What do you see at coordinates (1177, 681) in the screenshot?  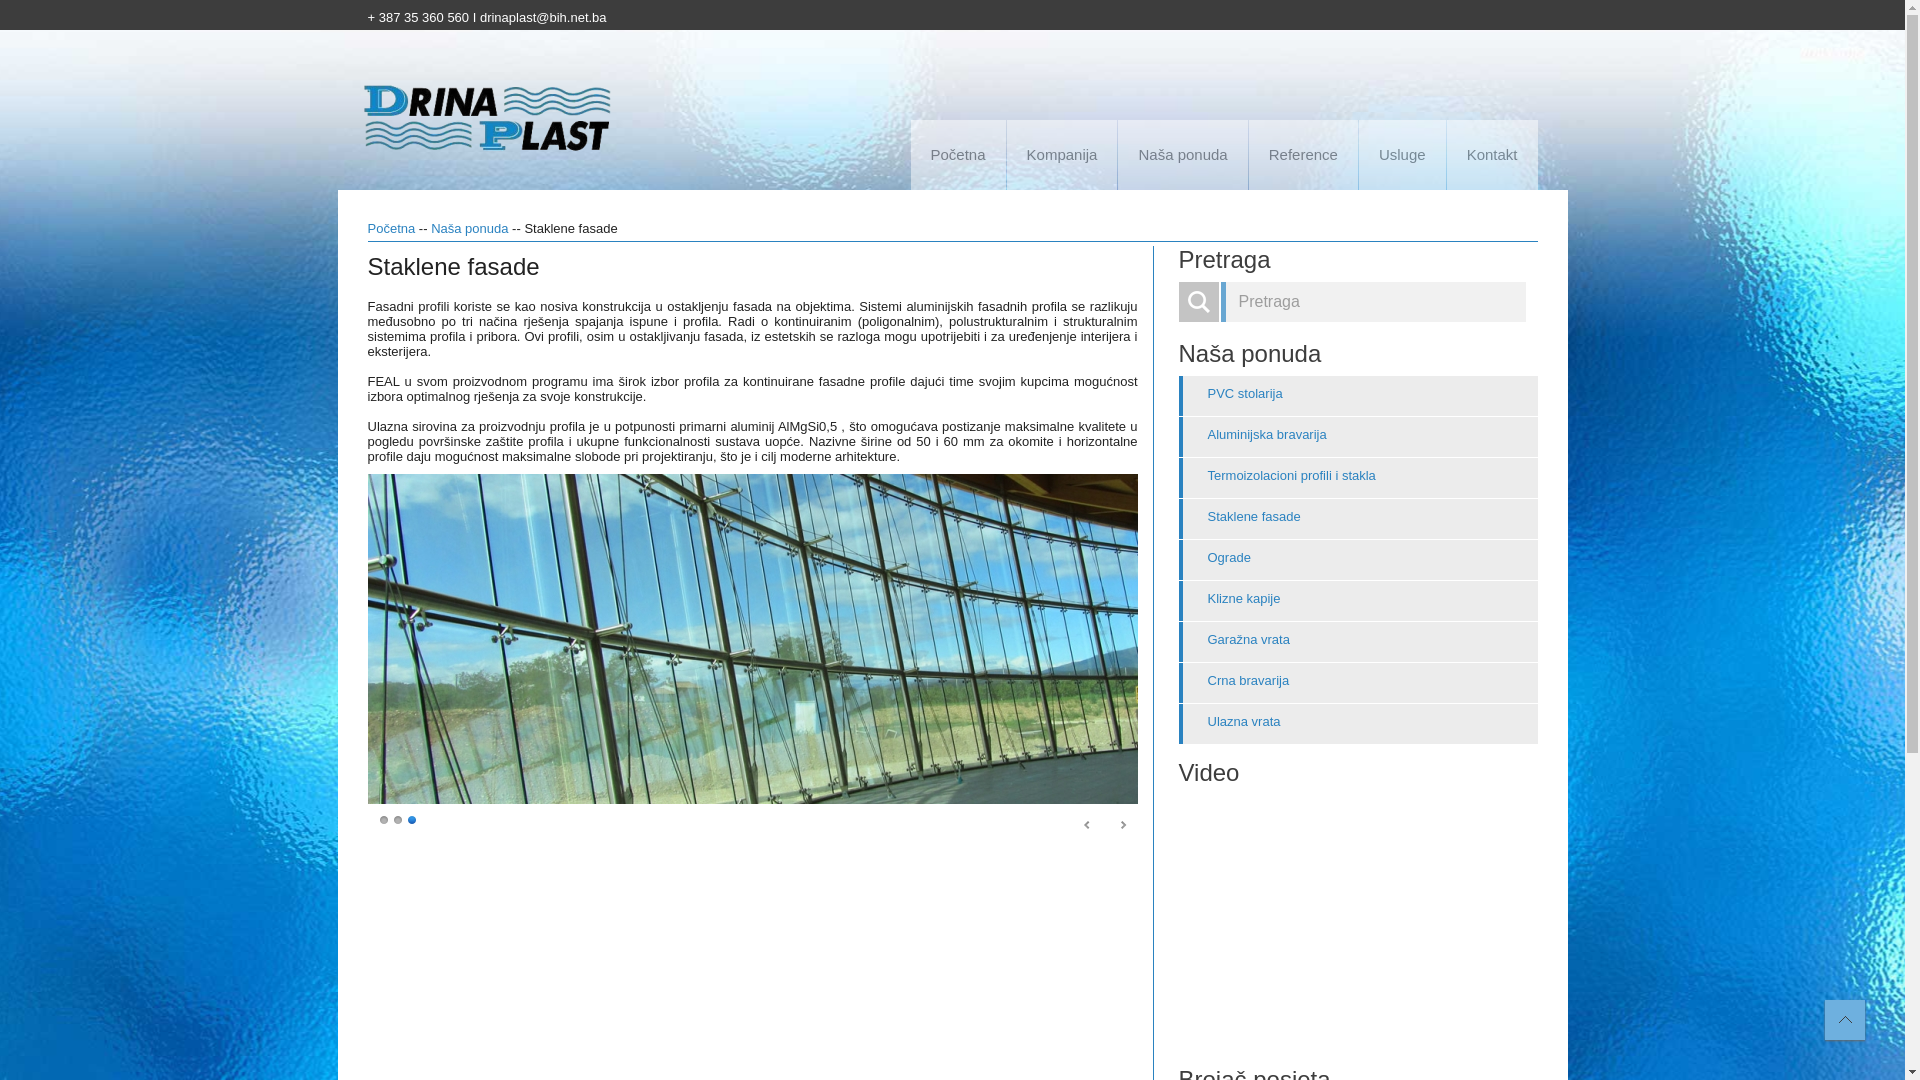 I see `'Crna bravarija'` at bounding box center [1177, 681].